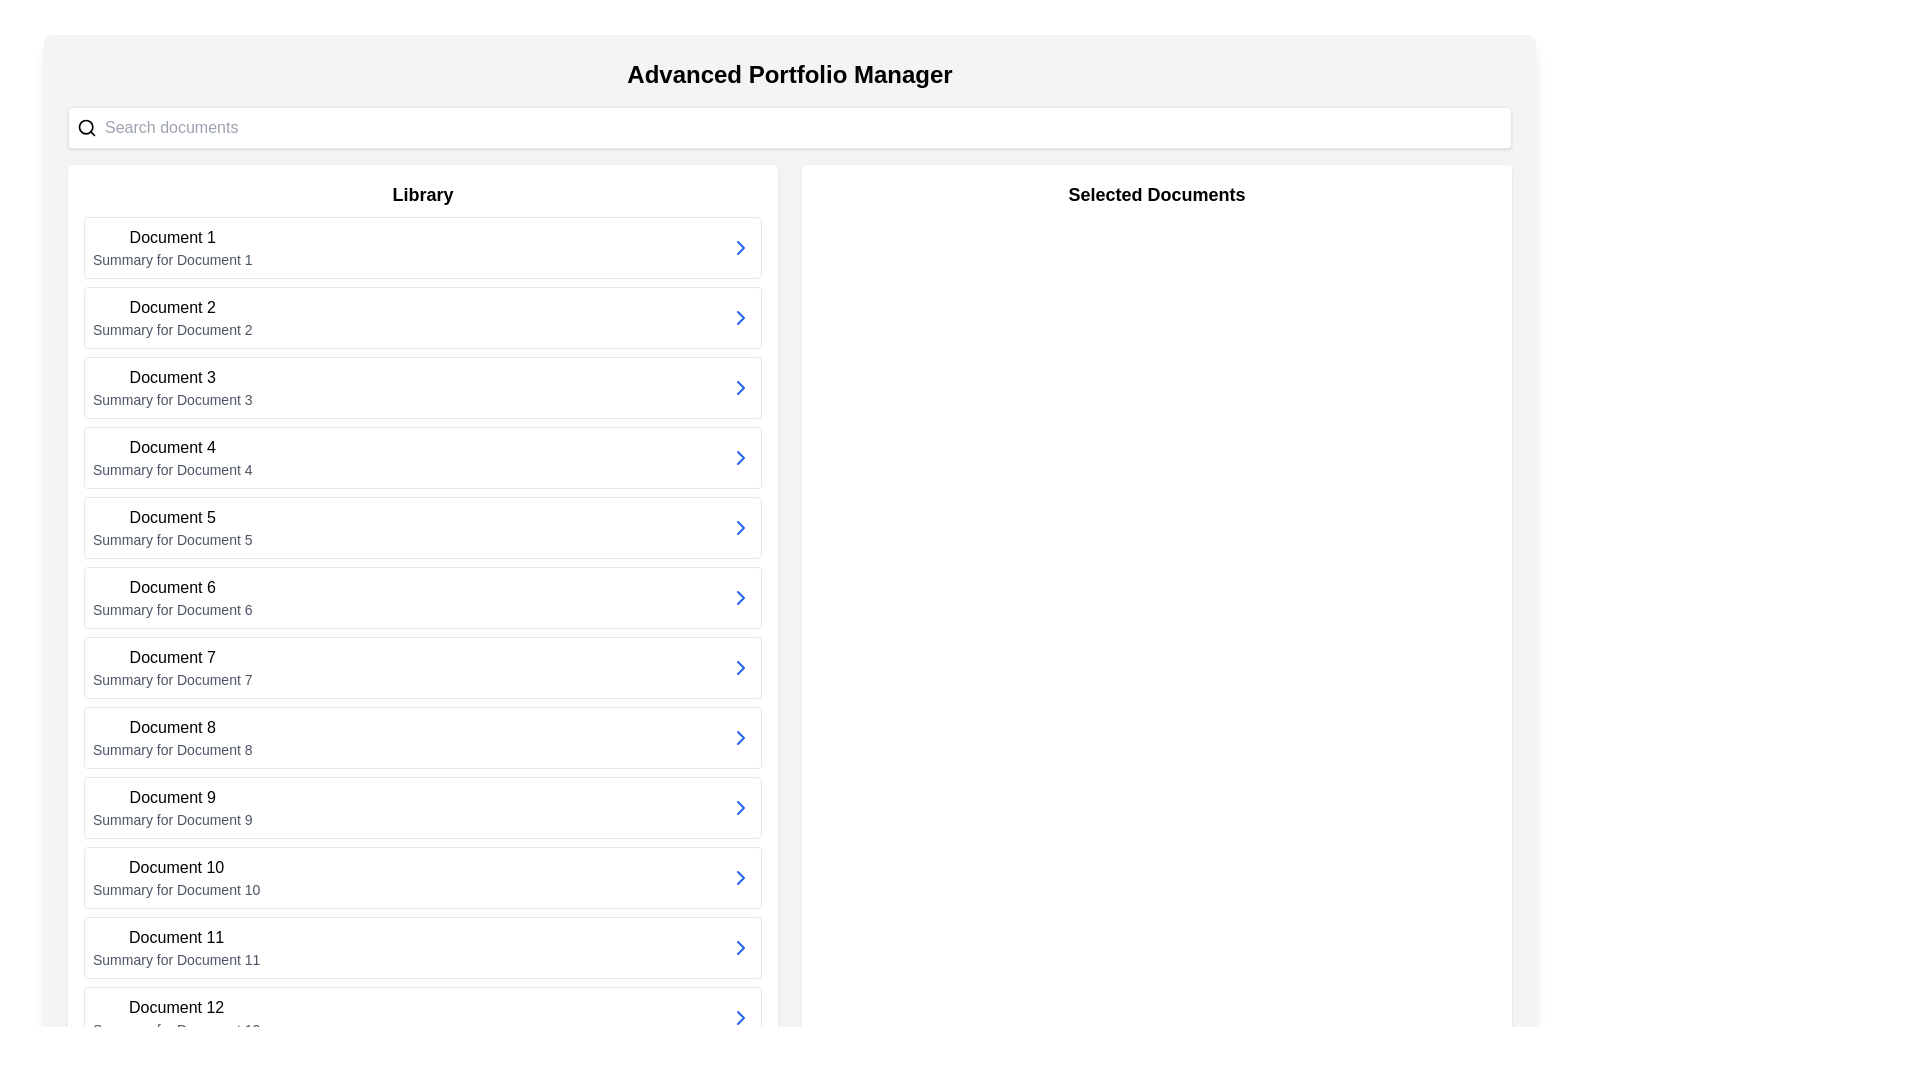  Describe the element at coordinates (739, 806) in the screenshot. I see `the right-facing chevron icon associated with 'Document 12' under the 'Library' heading` at that location.